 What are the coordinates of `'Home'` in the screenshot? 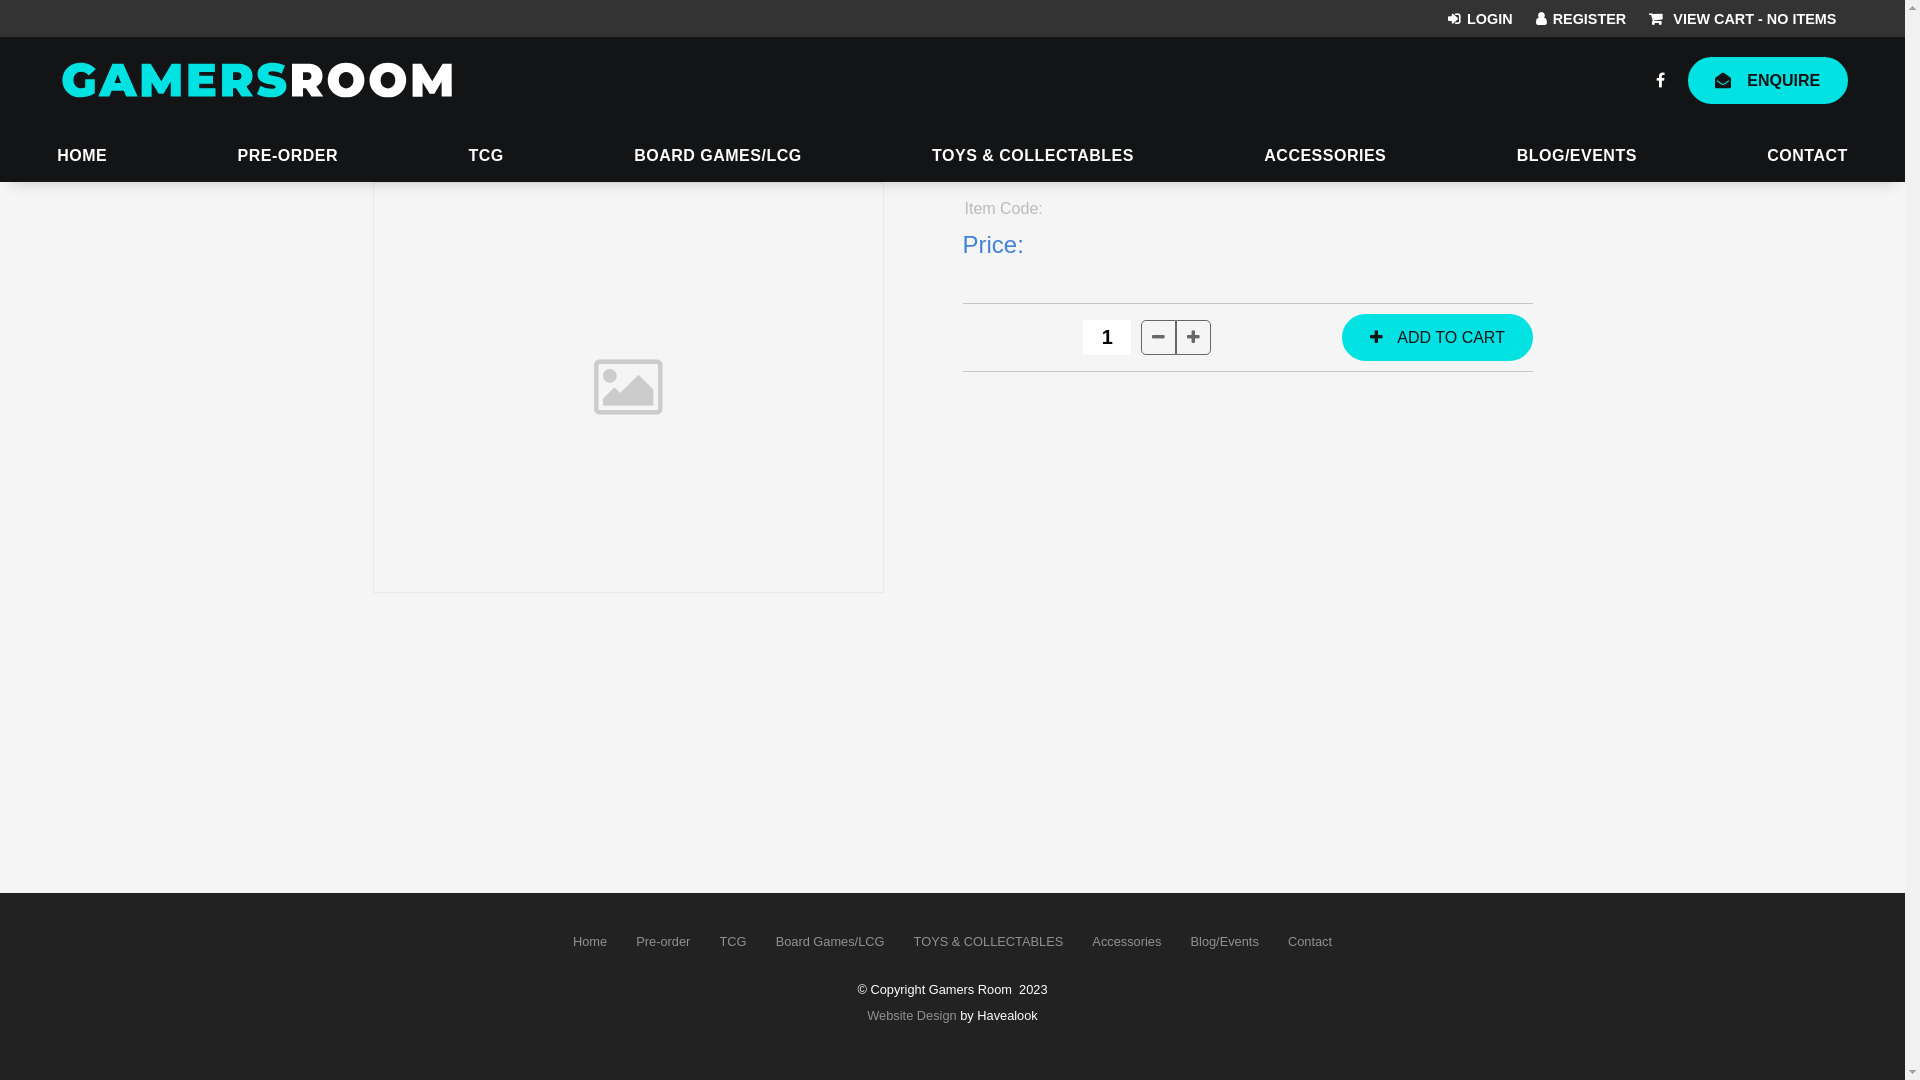 It's located at (589, 941).